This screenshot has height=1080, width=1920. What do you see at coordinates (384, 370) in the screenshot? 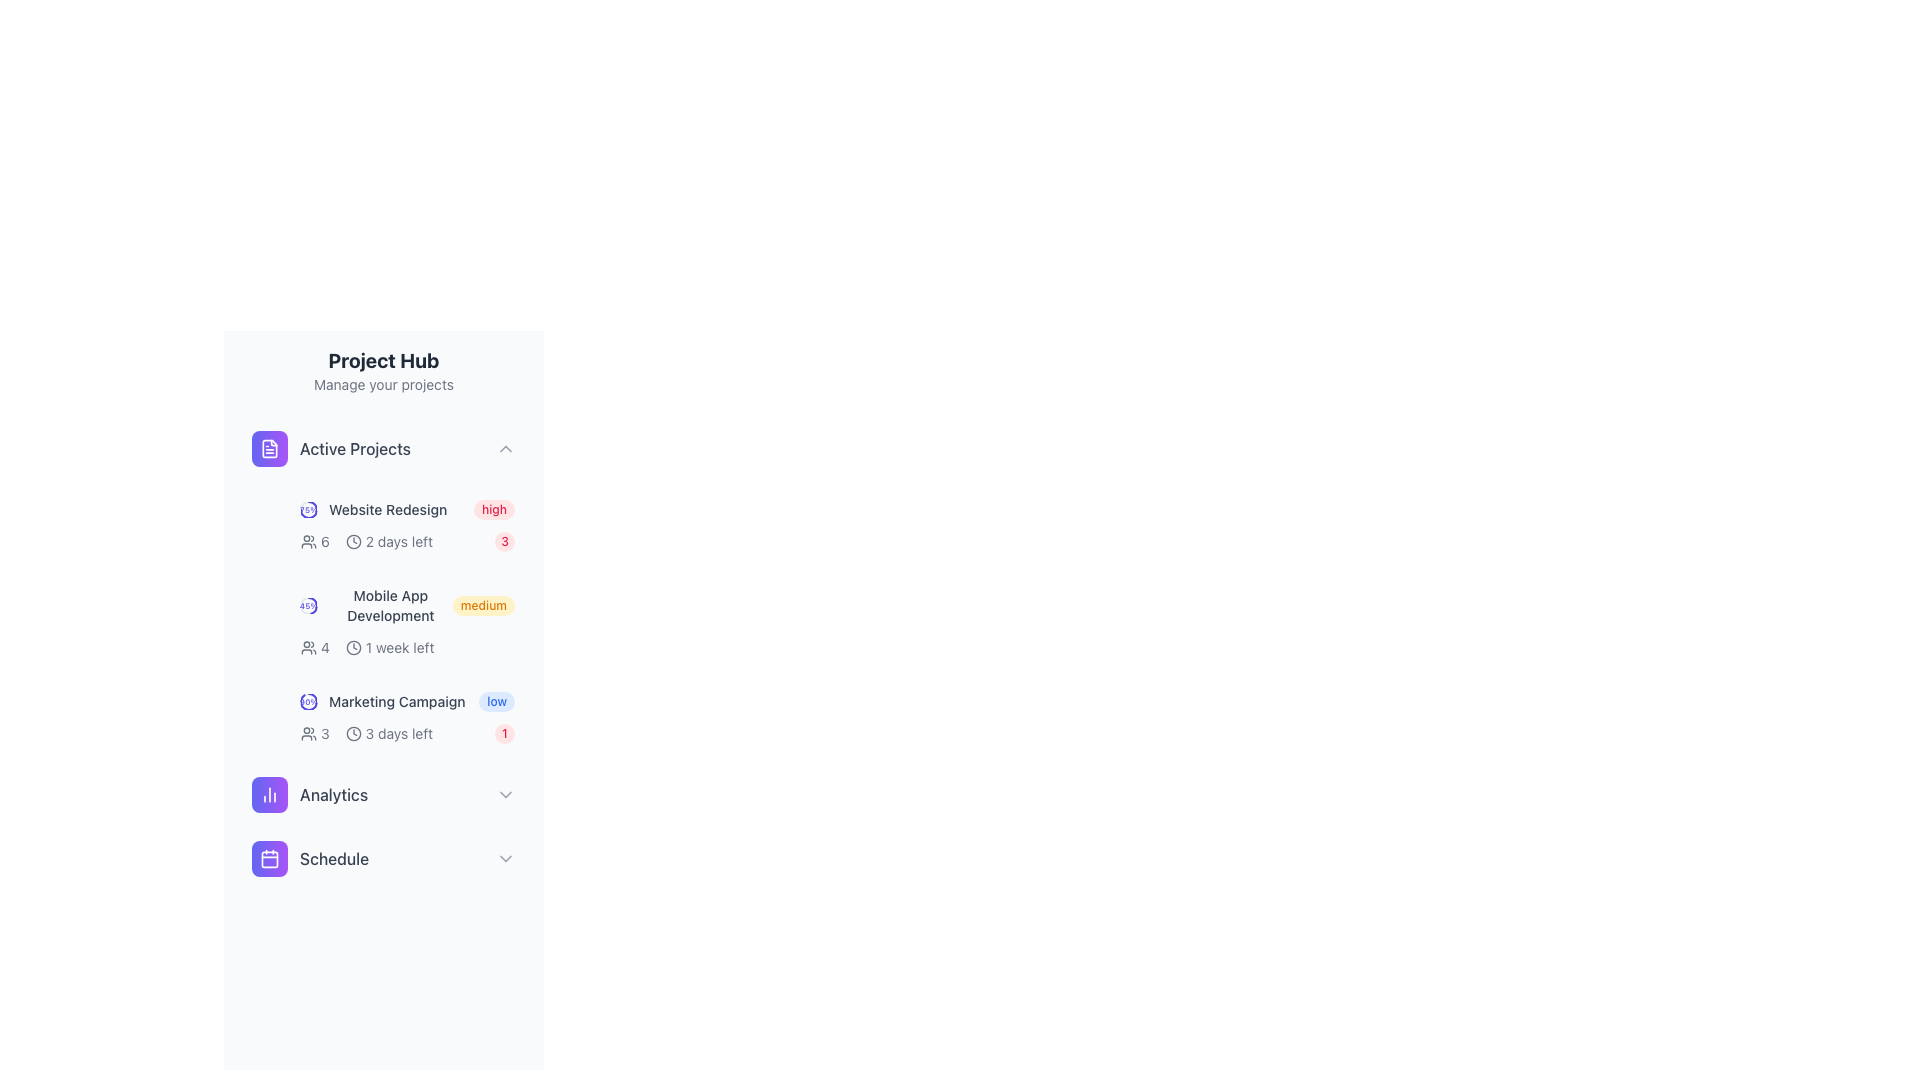
I see `text label that provides a title and brief description for the project management section, located above the 'Active Projects' list` at bounding box center [384, 370].